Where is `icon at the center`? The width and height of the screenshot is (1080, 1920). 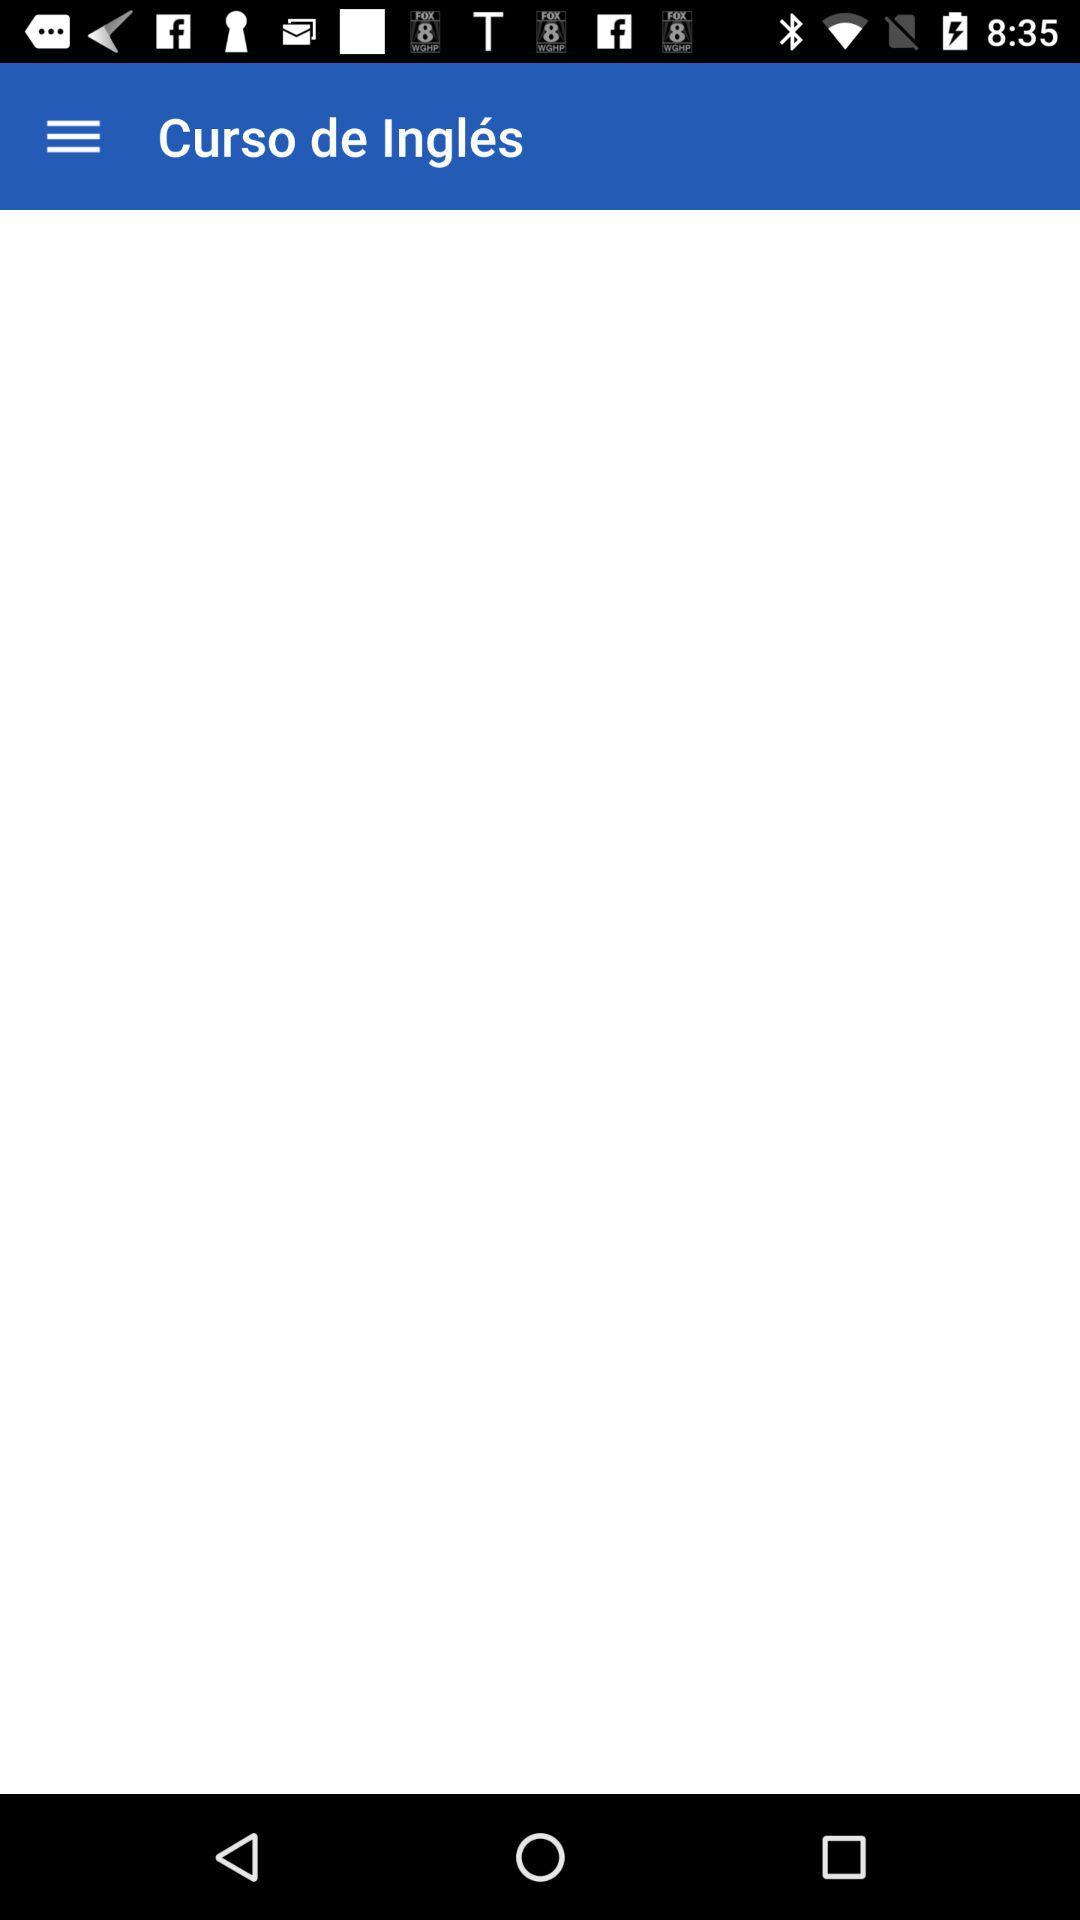 icon at the center is located at coordinates (531, 994).